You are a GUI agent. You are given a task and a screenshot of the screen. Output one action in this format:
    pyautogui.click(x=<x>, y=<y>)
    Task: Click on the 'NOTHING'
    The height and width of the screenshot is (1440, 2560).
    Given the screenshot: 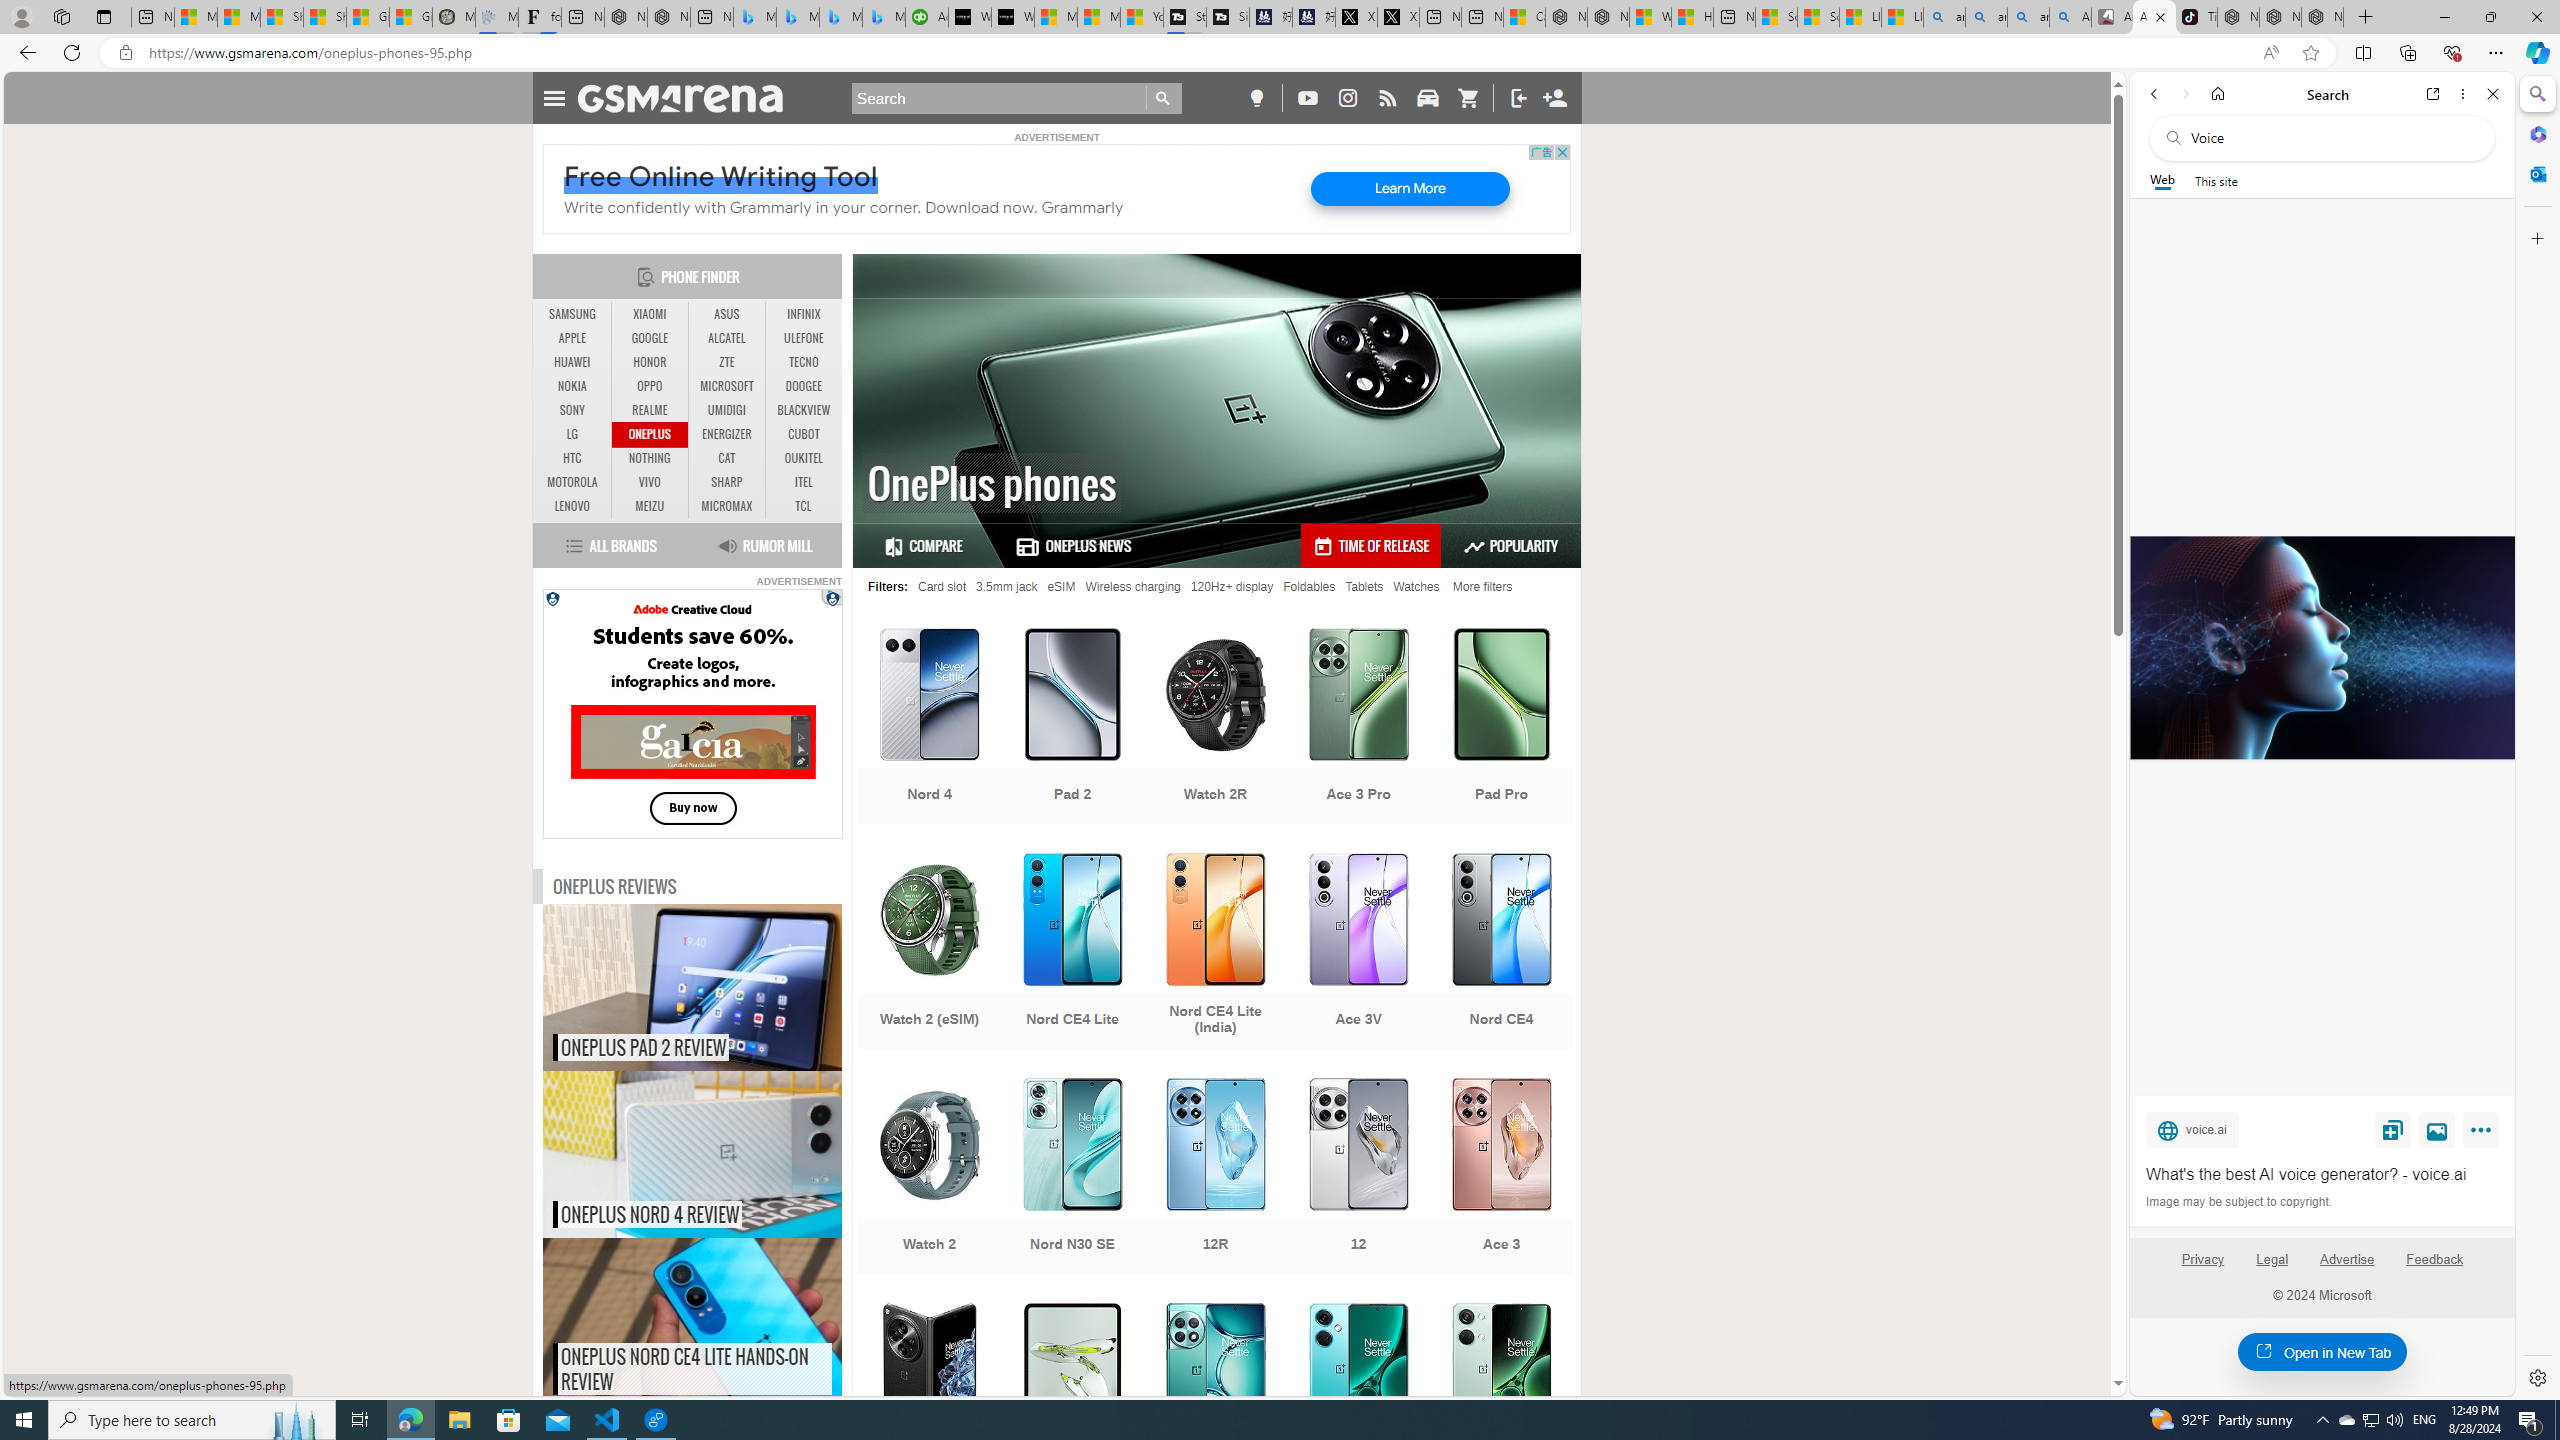 What is the action you would take?
    pyautogui.click(x=649, y=459)
    